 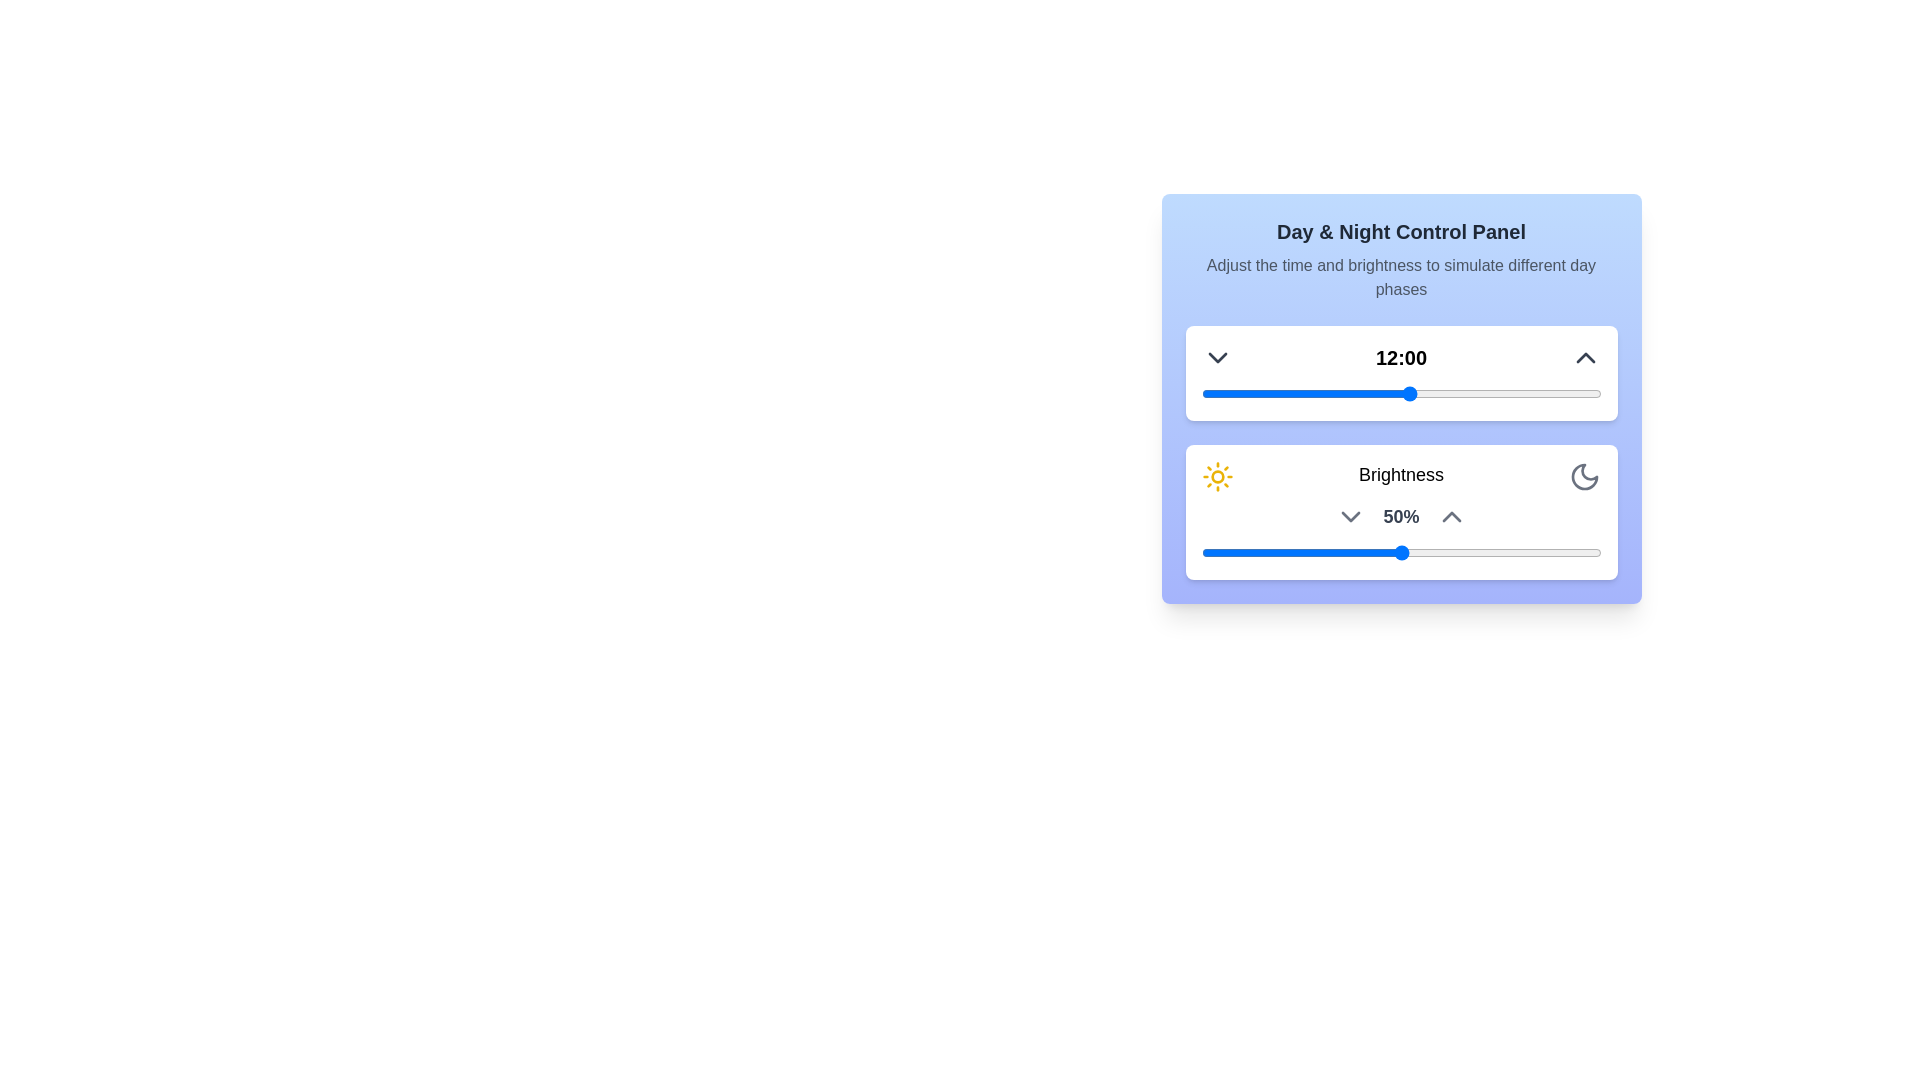 What do you see at coordinates (1252, 393) in the screenshot?
I see `the time` at bounding box center [1252, 393].